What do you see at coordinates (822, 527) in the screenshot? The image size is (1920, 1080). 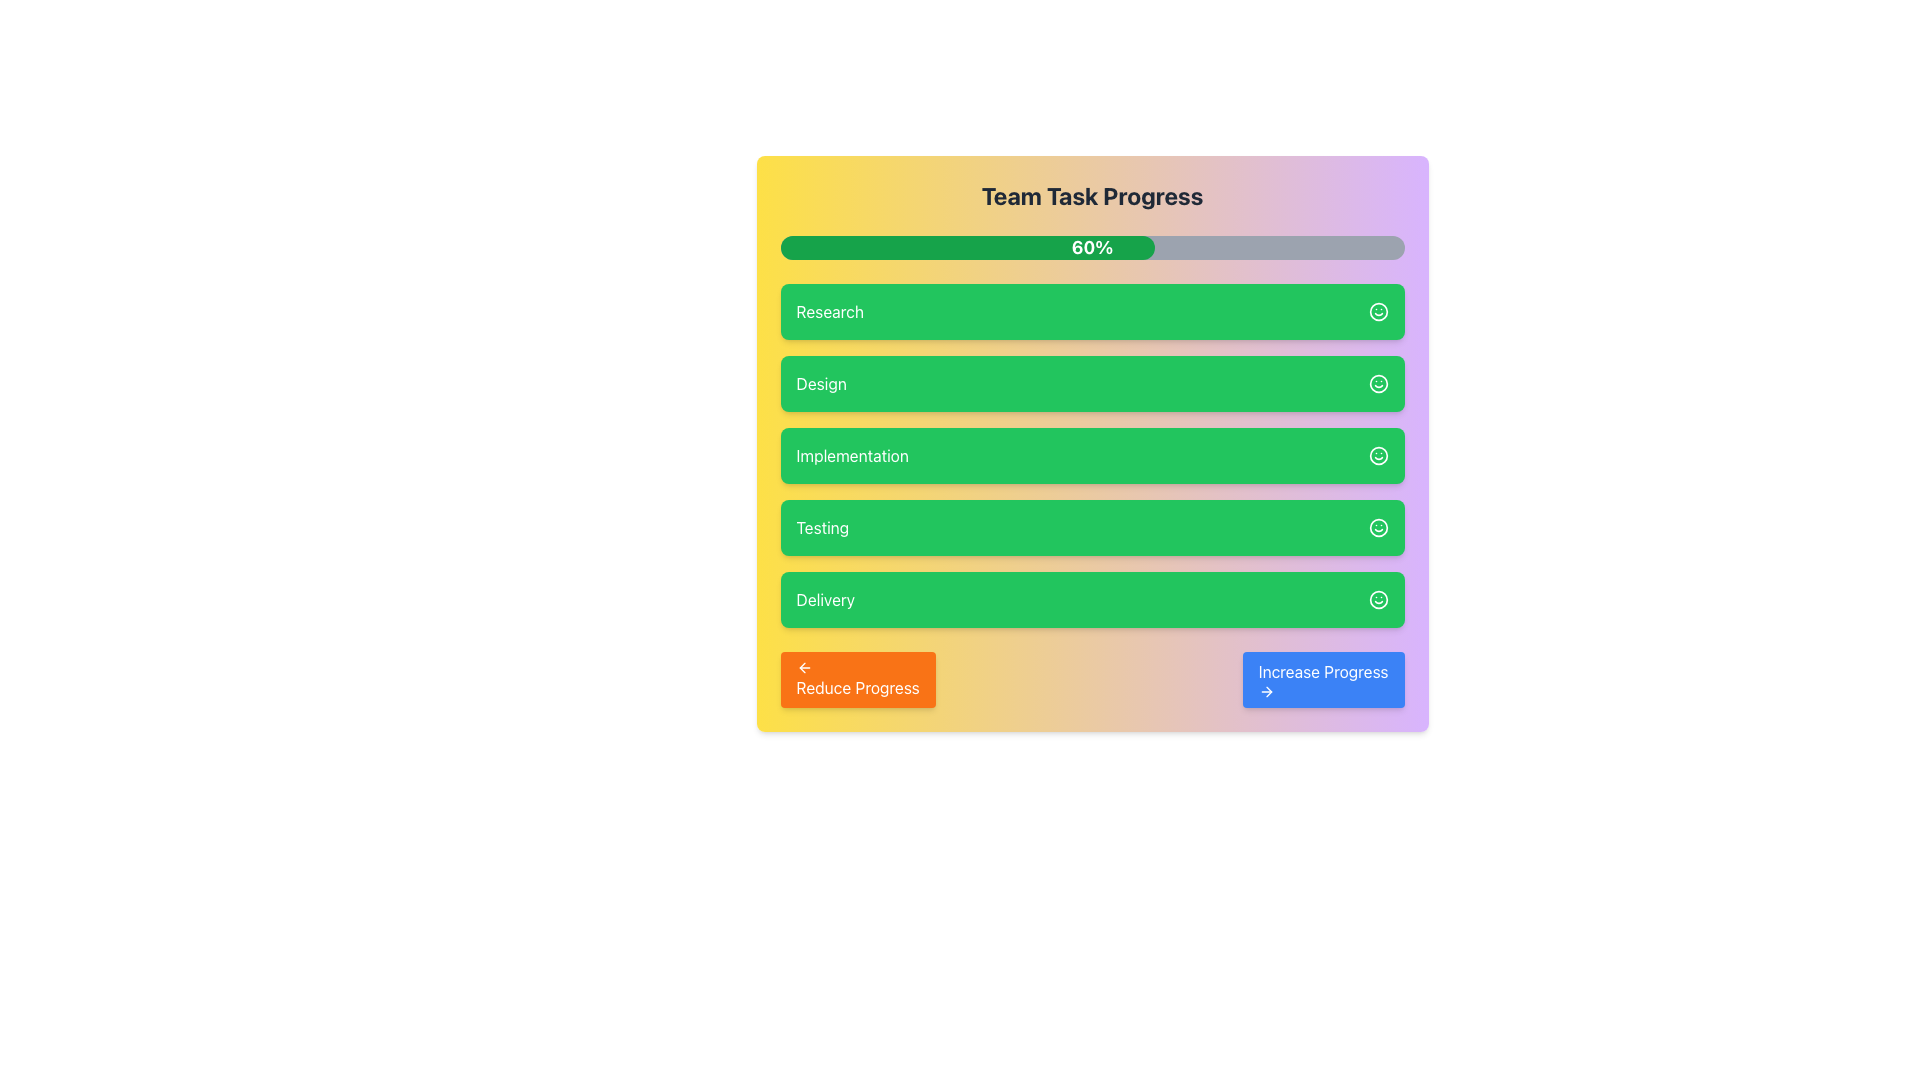 I see `the text label styled in bold sans-serif font, displayed in white on a green background, located in the fourth row of the task labels` at bounding box center [822, 527].